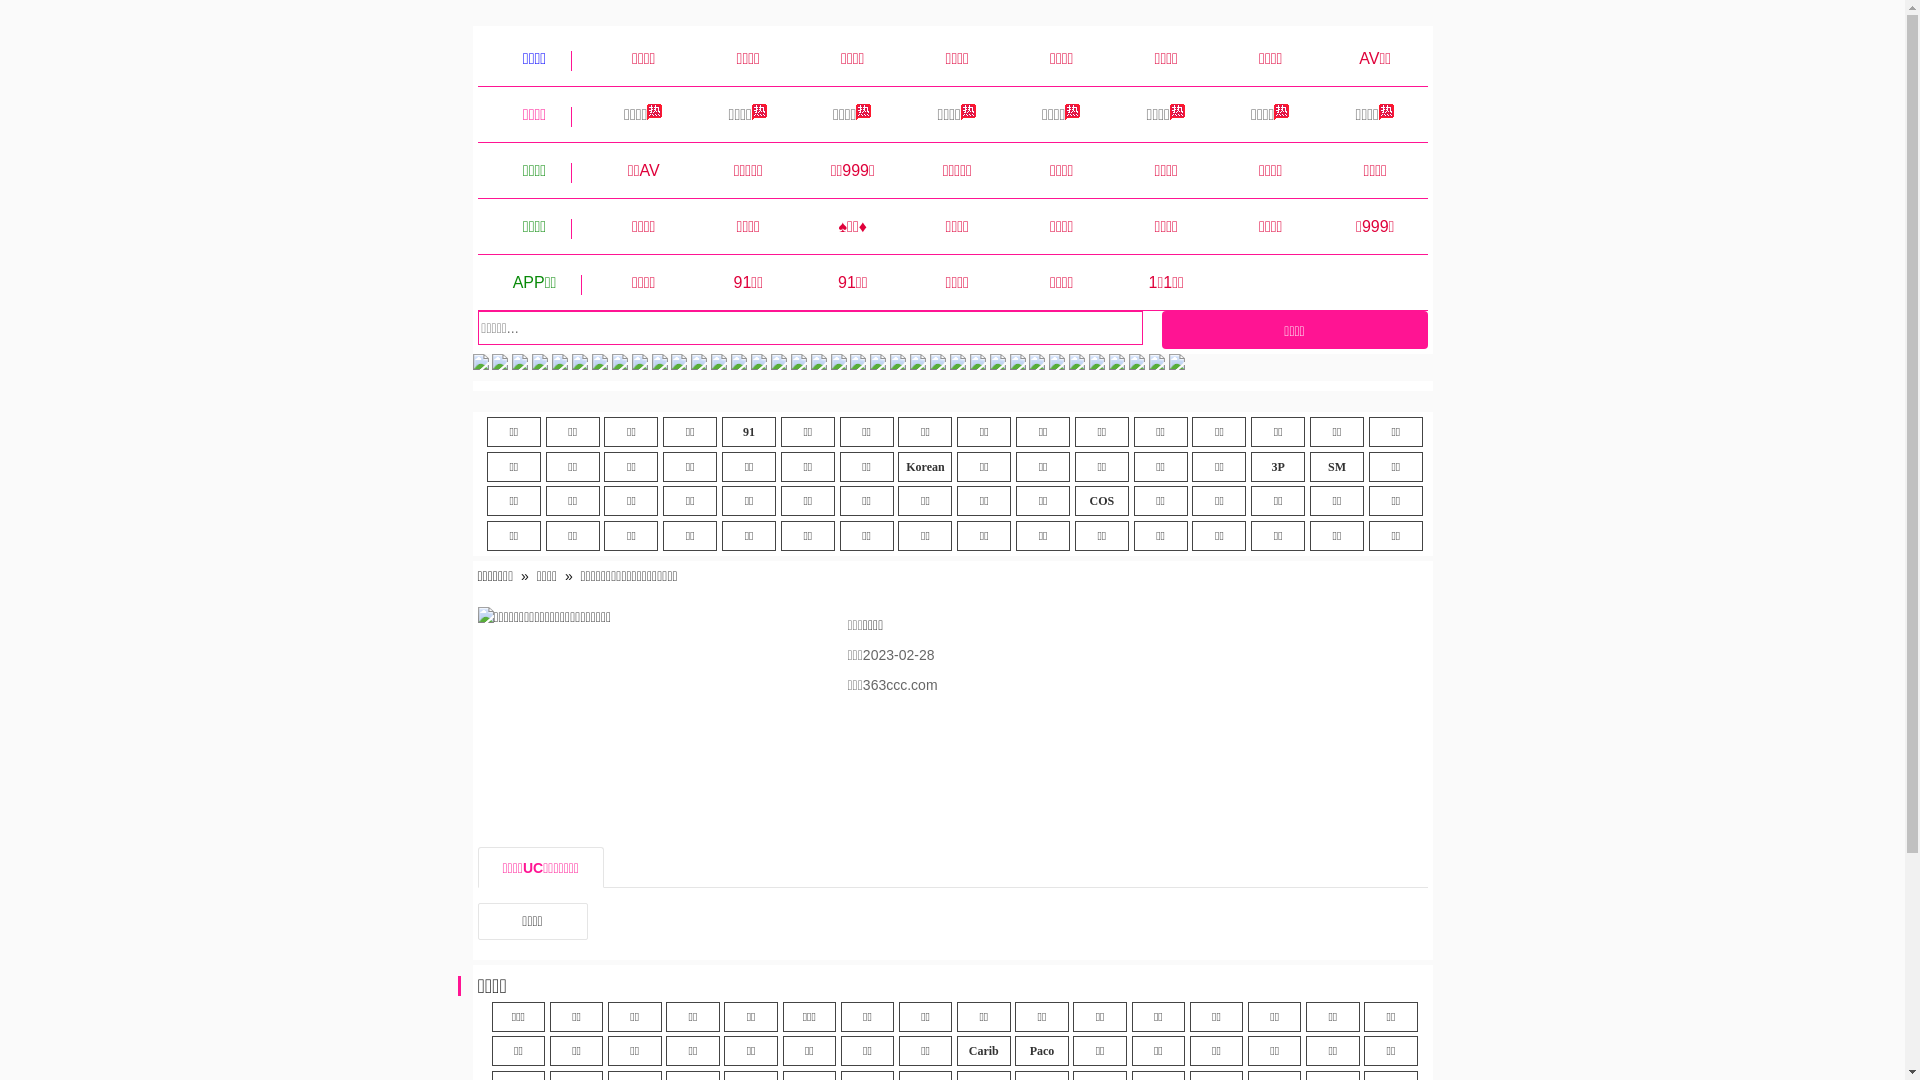 Image resolution: width=1920 pixels, height=1080 pixels. What do you see at coordinates (1250, 466) in the screenshot?
I see `'3P'` at bounding box center [1250, 466].